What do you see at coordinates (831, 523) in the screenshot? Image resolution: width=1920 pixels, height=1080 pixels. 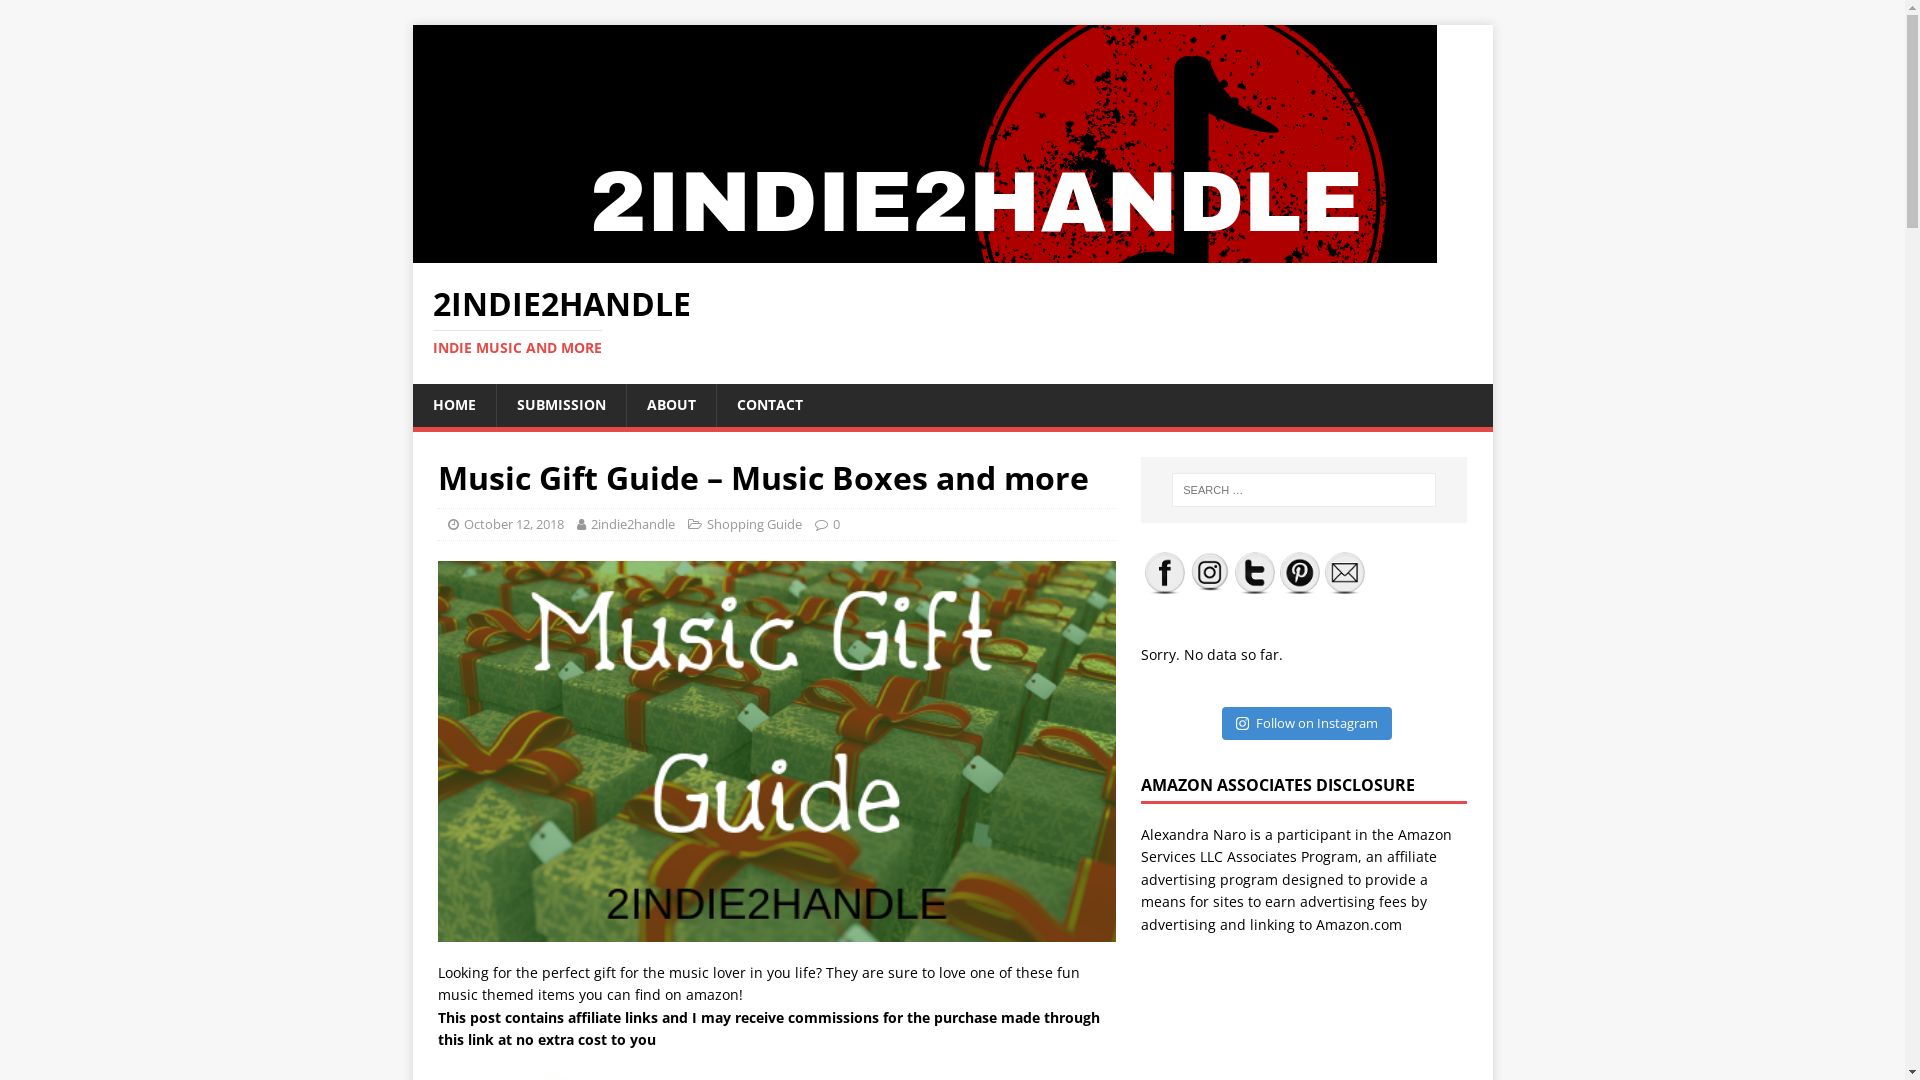 I see `'0'` at bounding box center [831, 523].